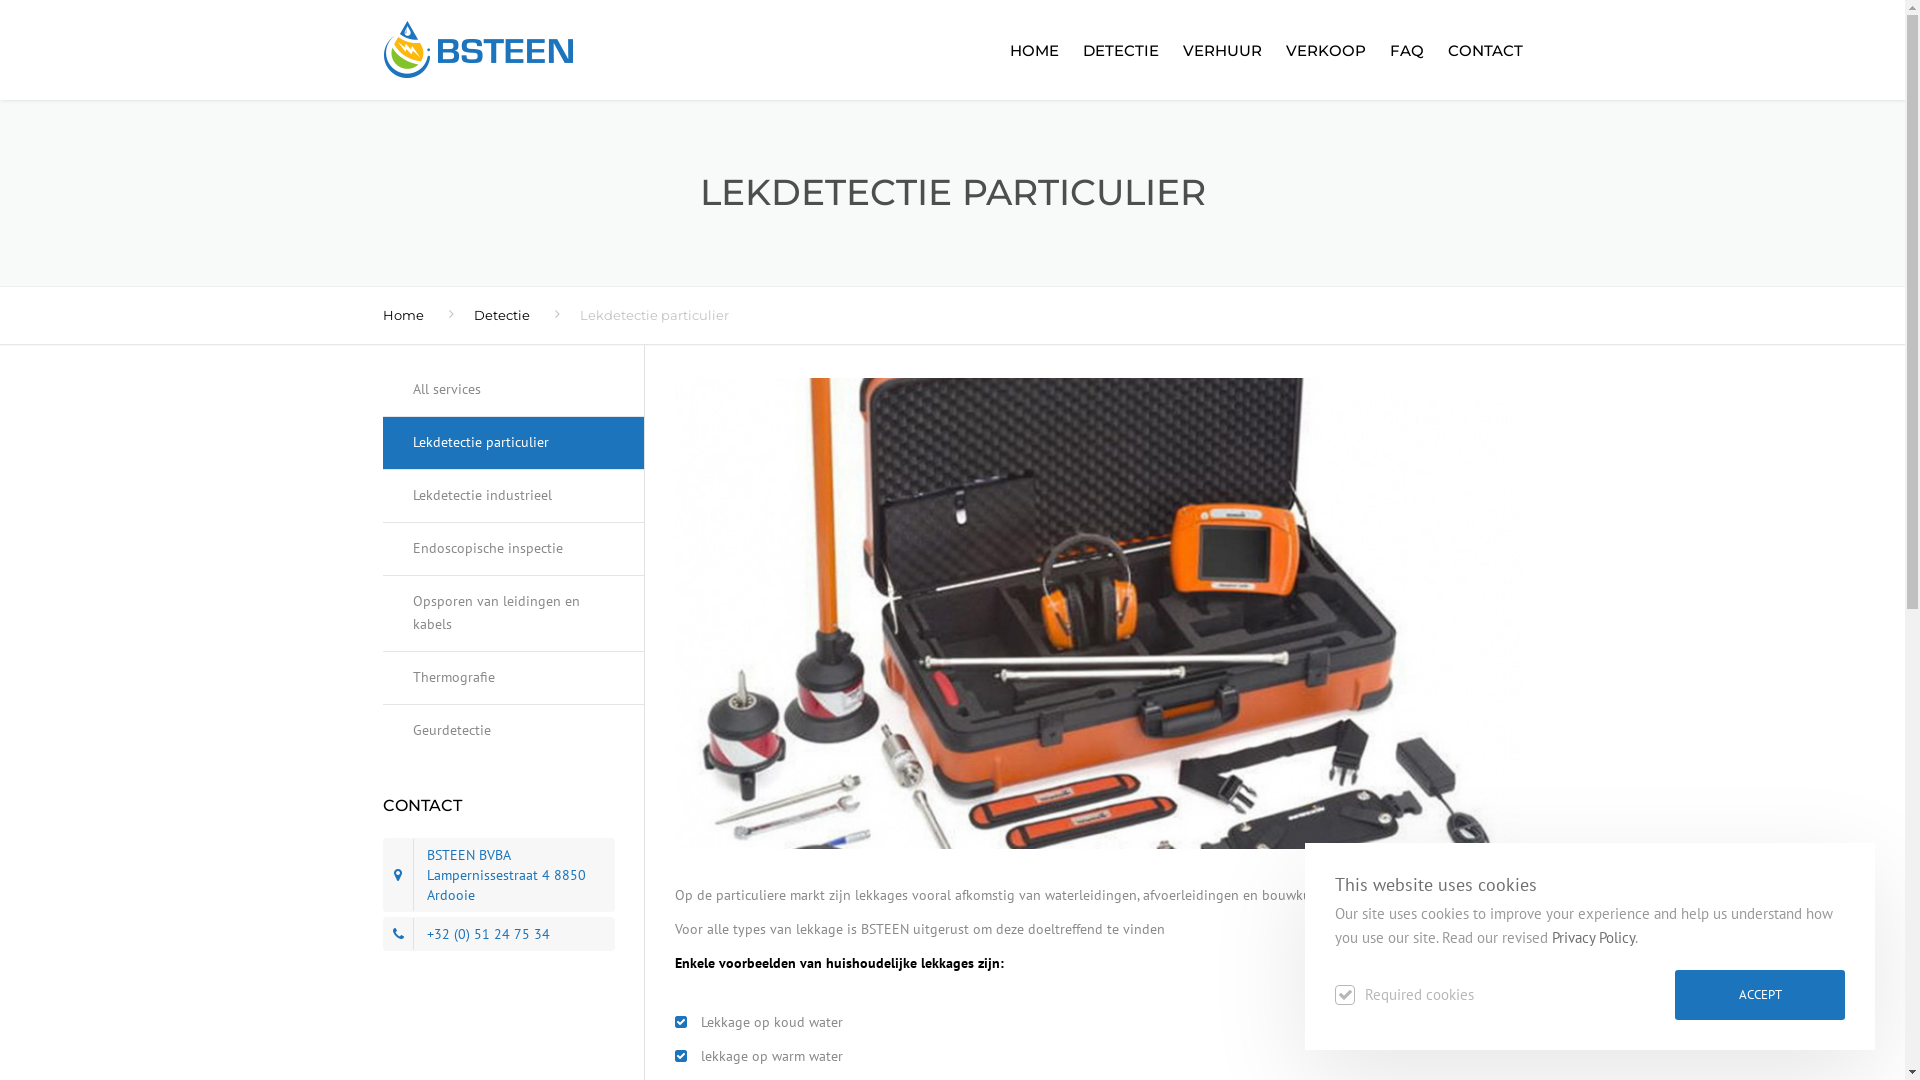  I want to click on 'Detectie', so click(502, 315).